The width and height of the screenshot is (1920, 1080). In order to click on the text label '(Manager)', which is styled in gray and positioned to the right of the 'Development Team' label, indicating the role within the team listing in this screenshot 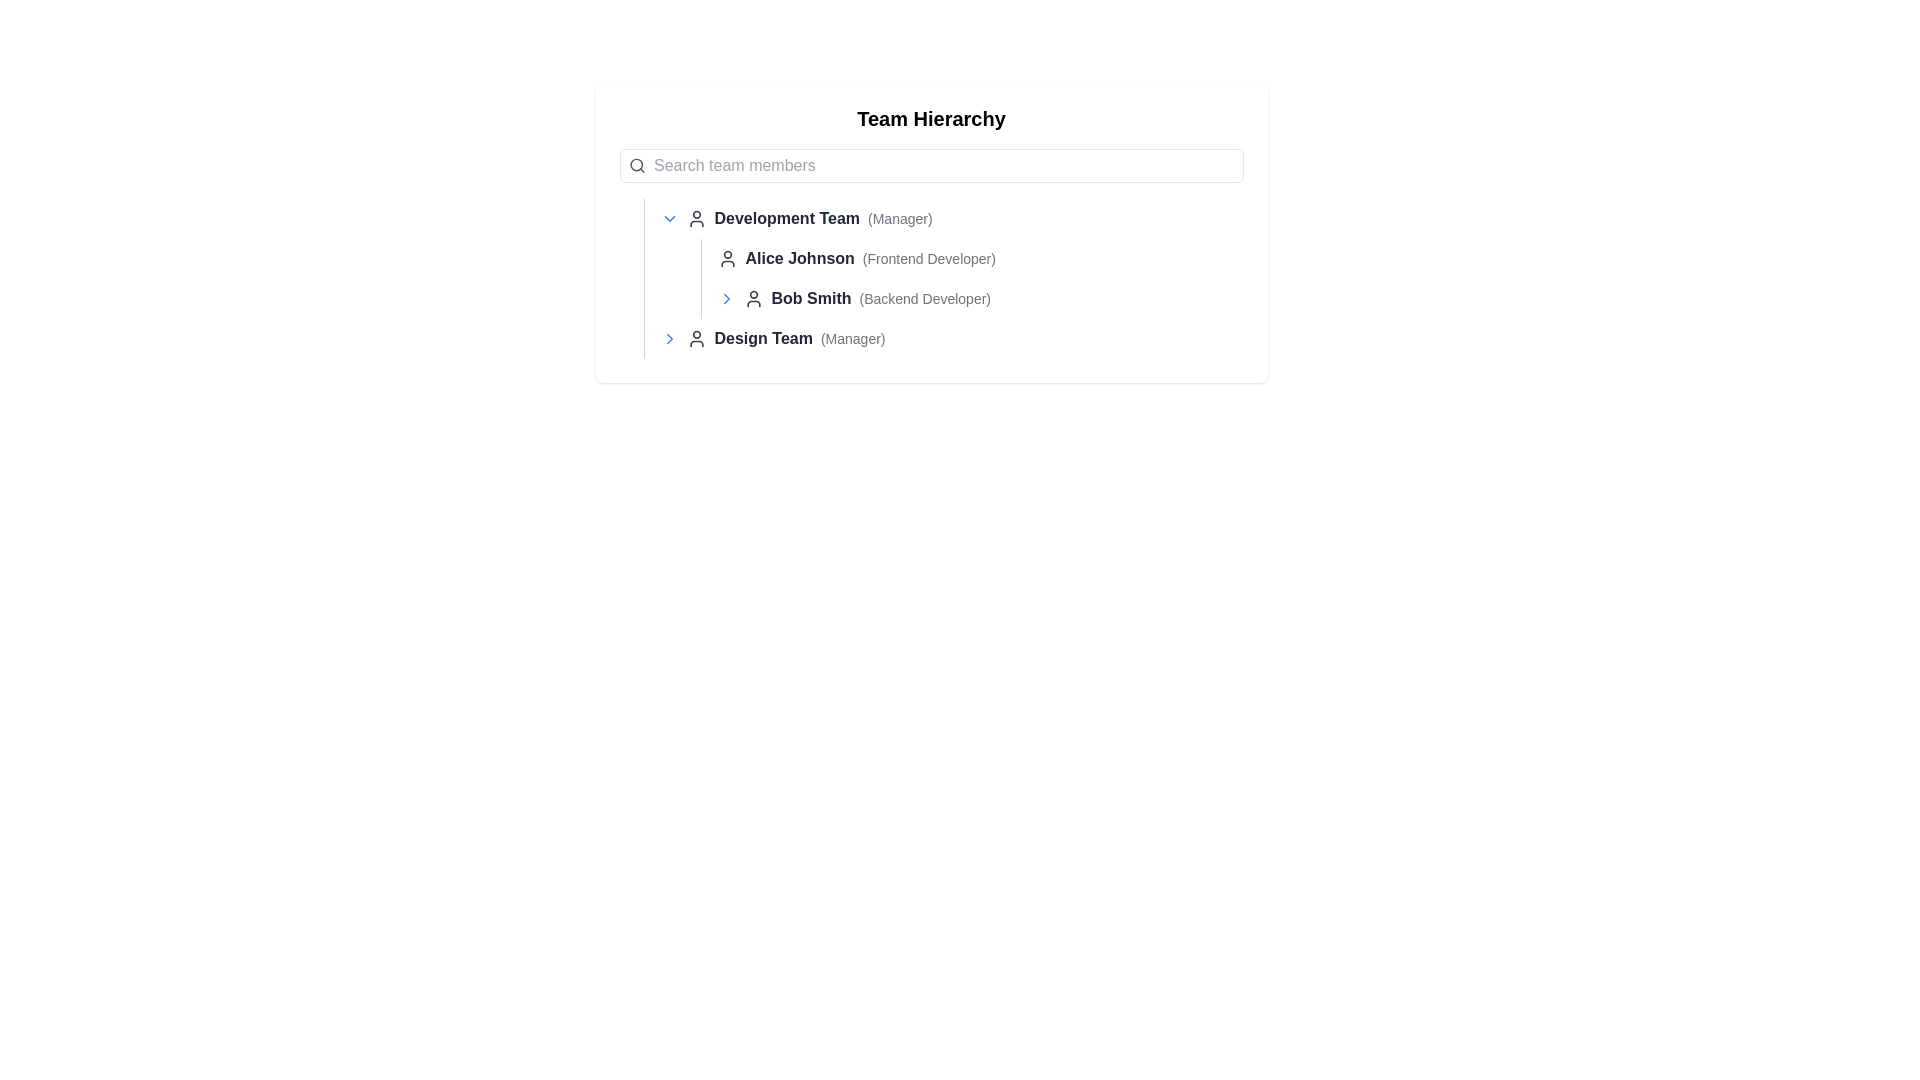, I will do `click(899, 219)`.